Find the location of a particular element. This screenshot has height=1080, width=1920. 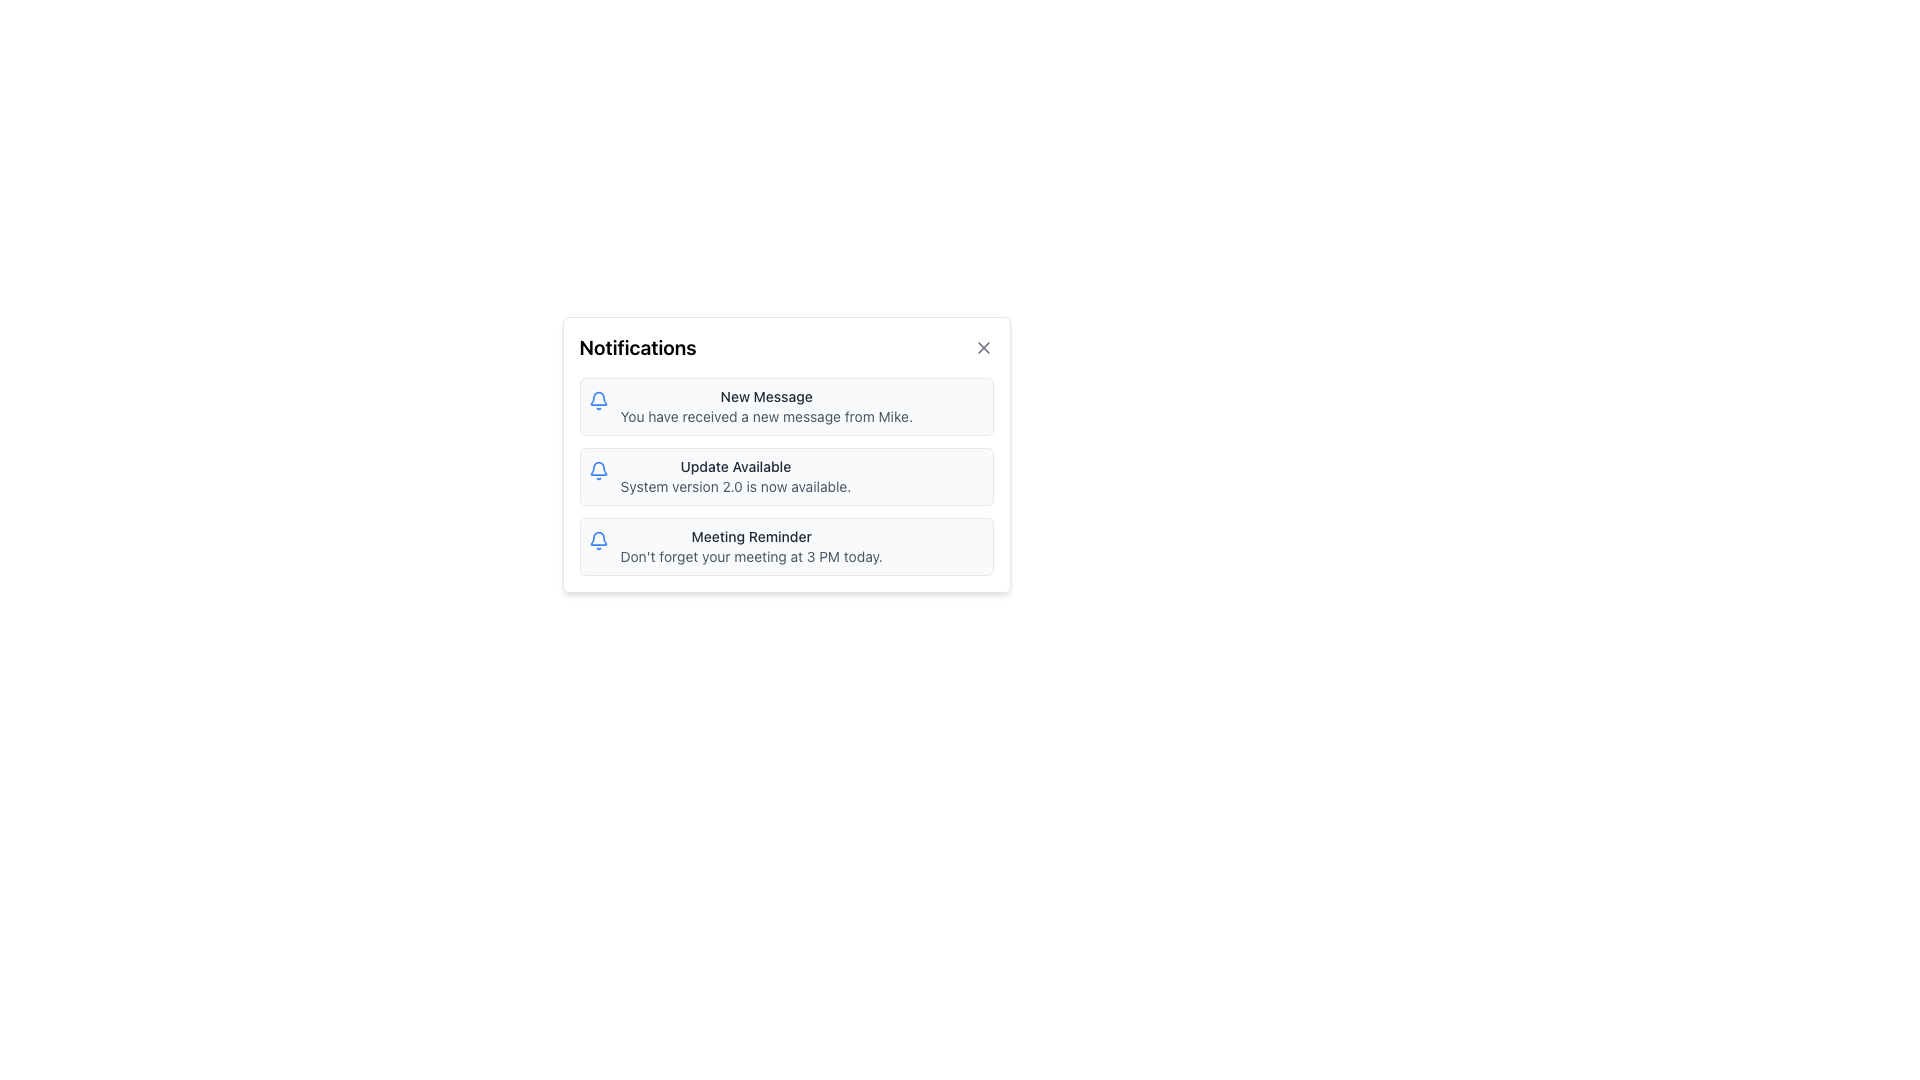

the notification icon, which is a bell symbol located in the middle section of the notification panel, to check for alerts or updates is located at coordinates (597, 470).